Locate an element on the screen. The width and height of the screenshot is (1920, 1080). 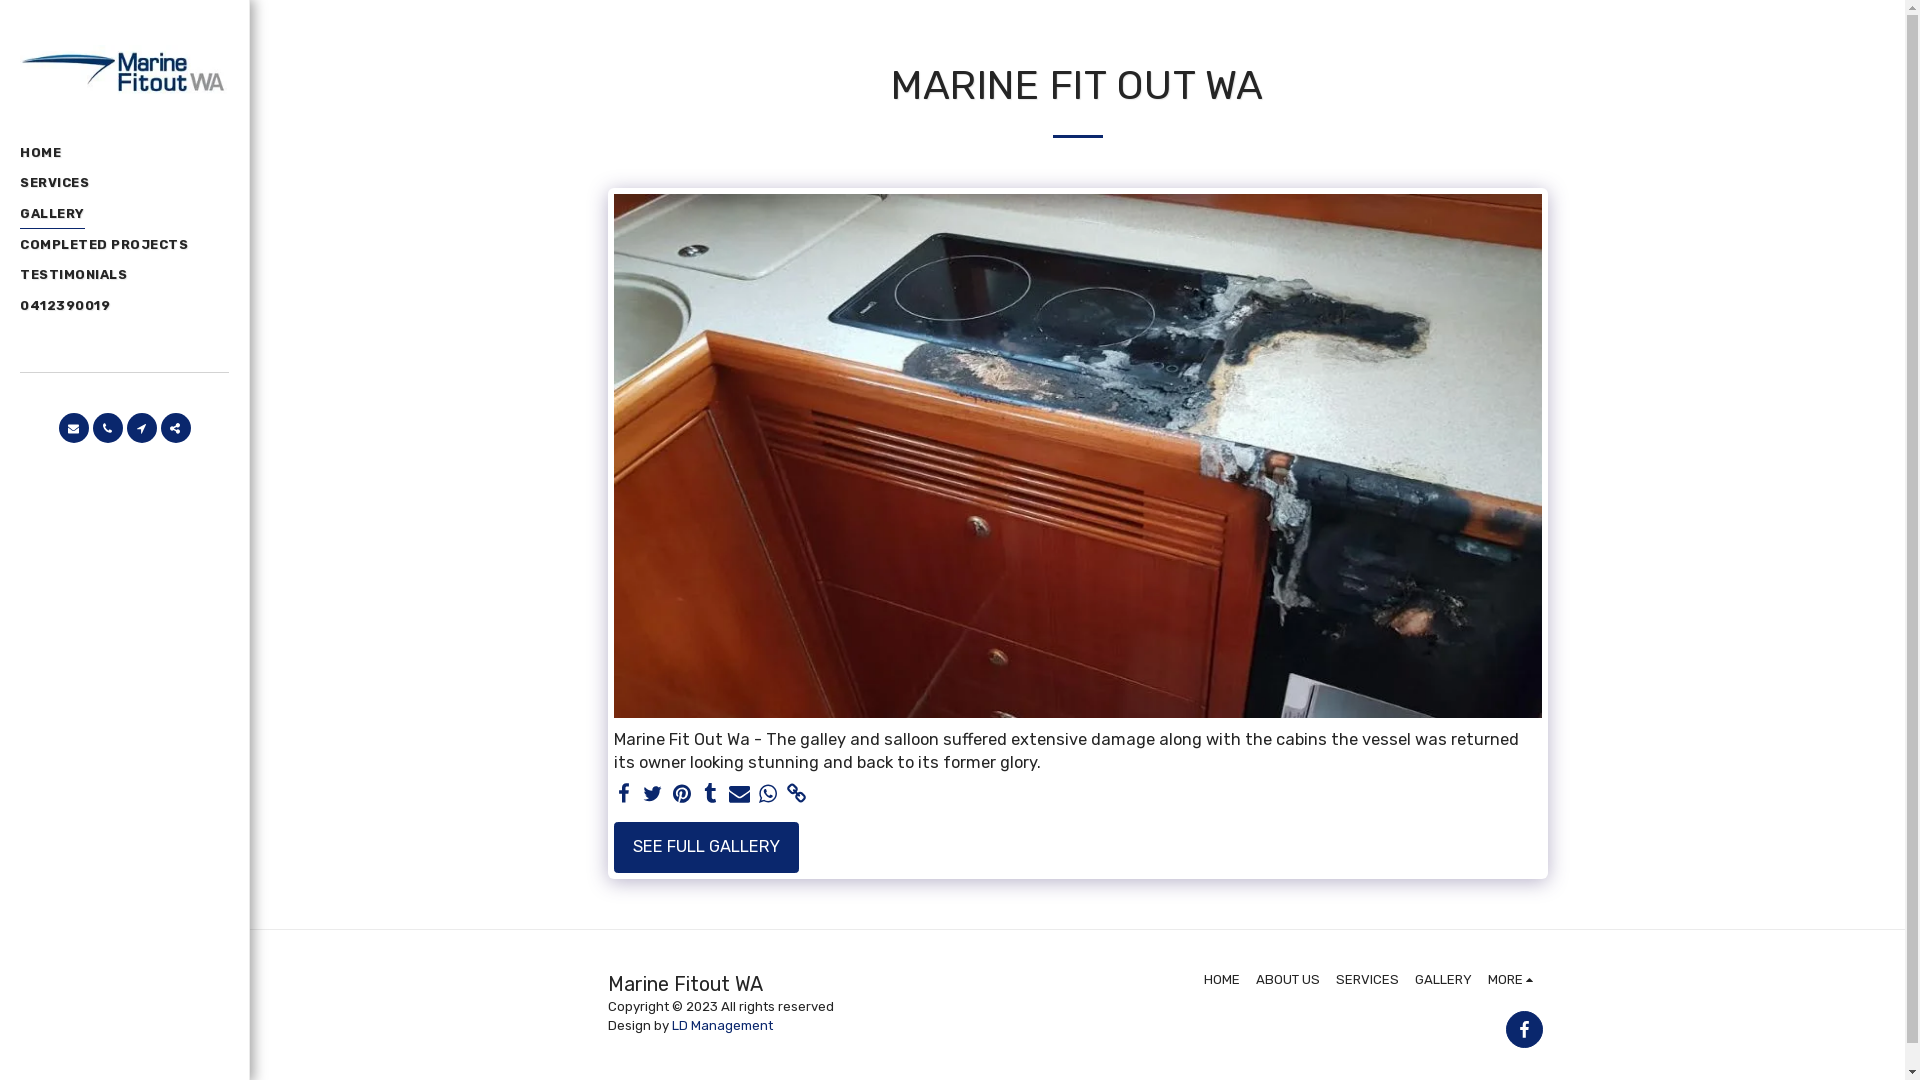
' ' is located at coordinates (158, 427).